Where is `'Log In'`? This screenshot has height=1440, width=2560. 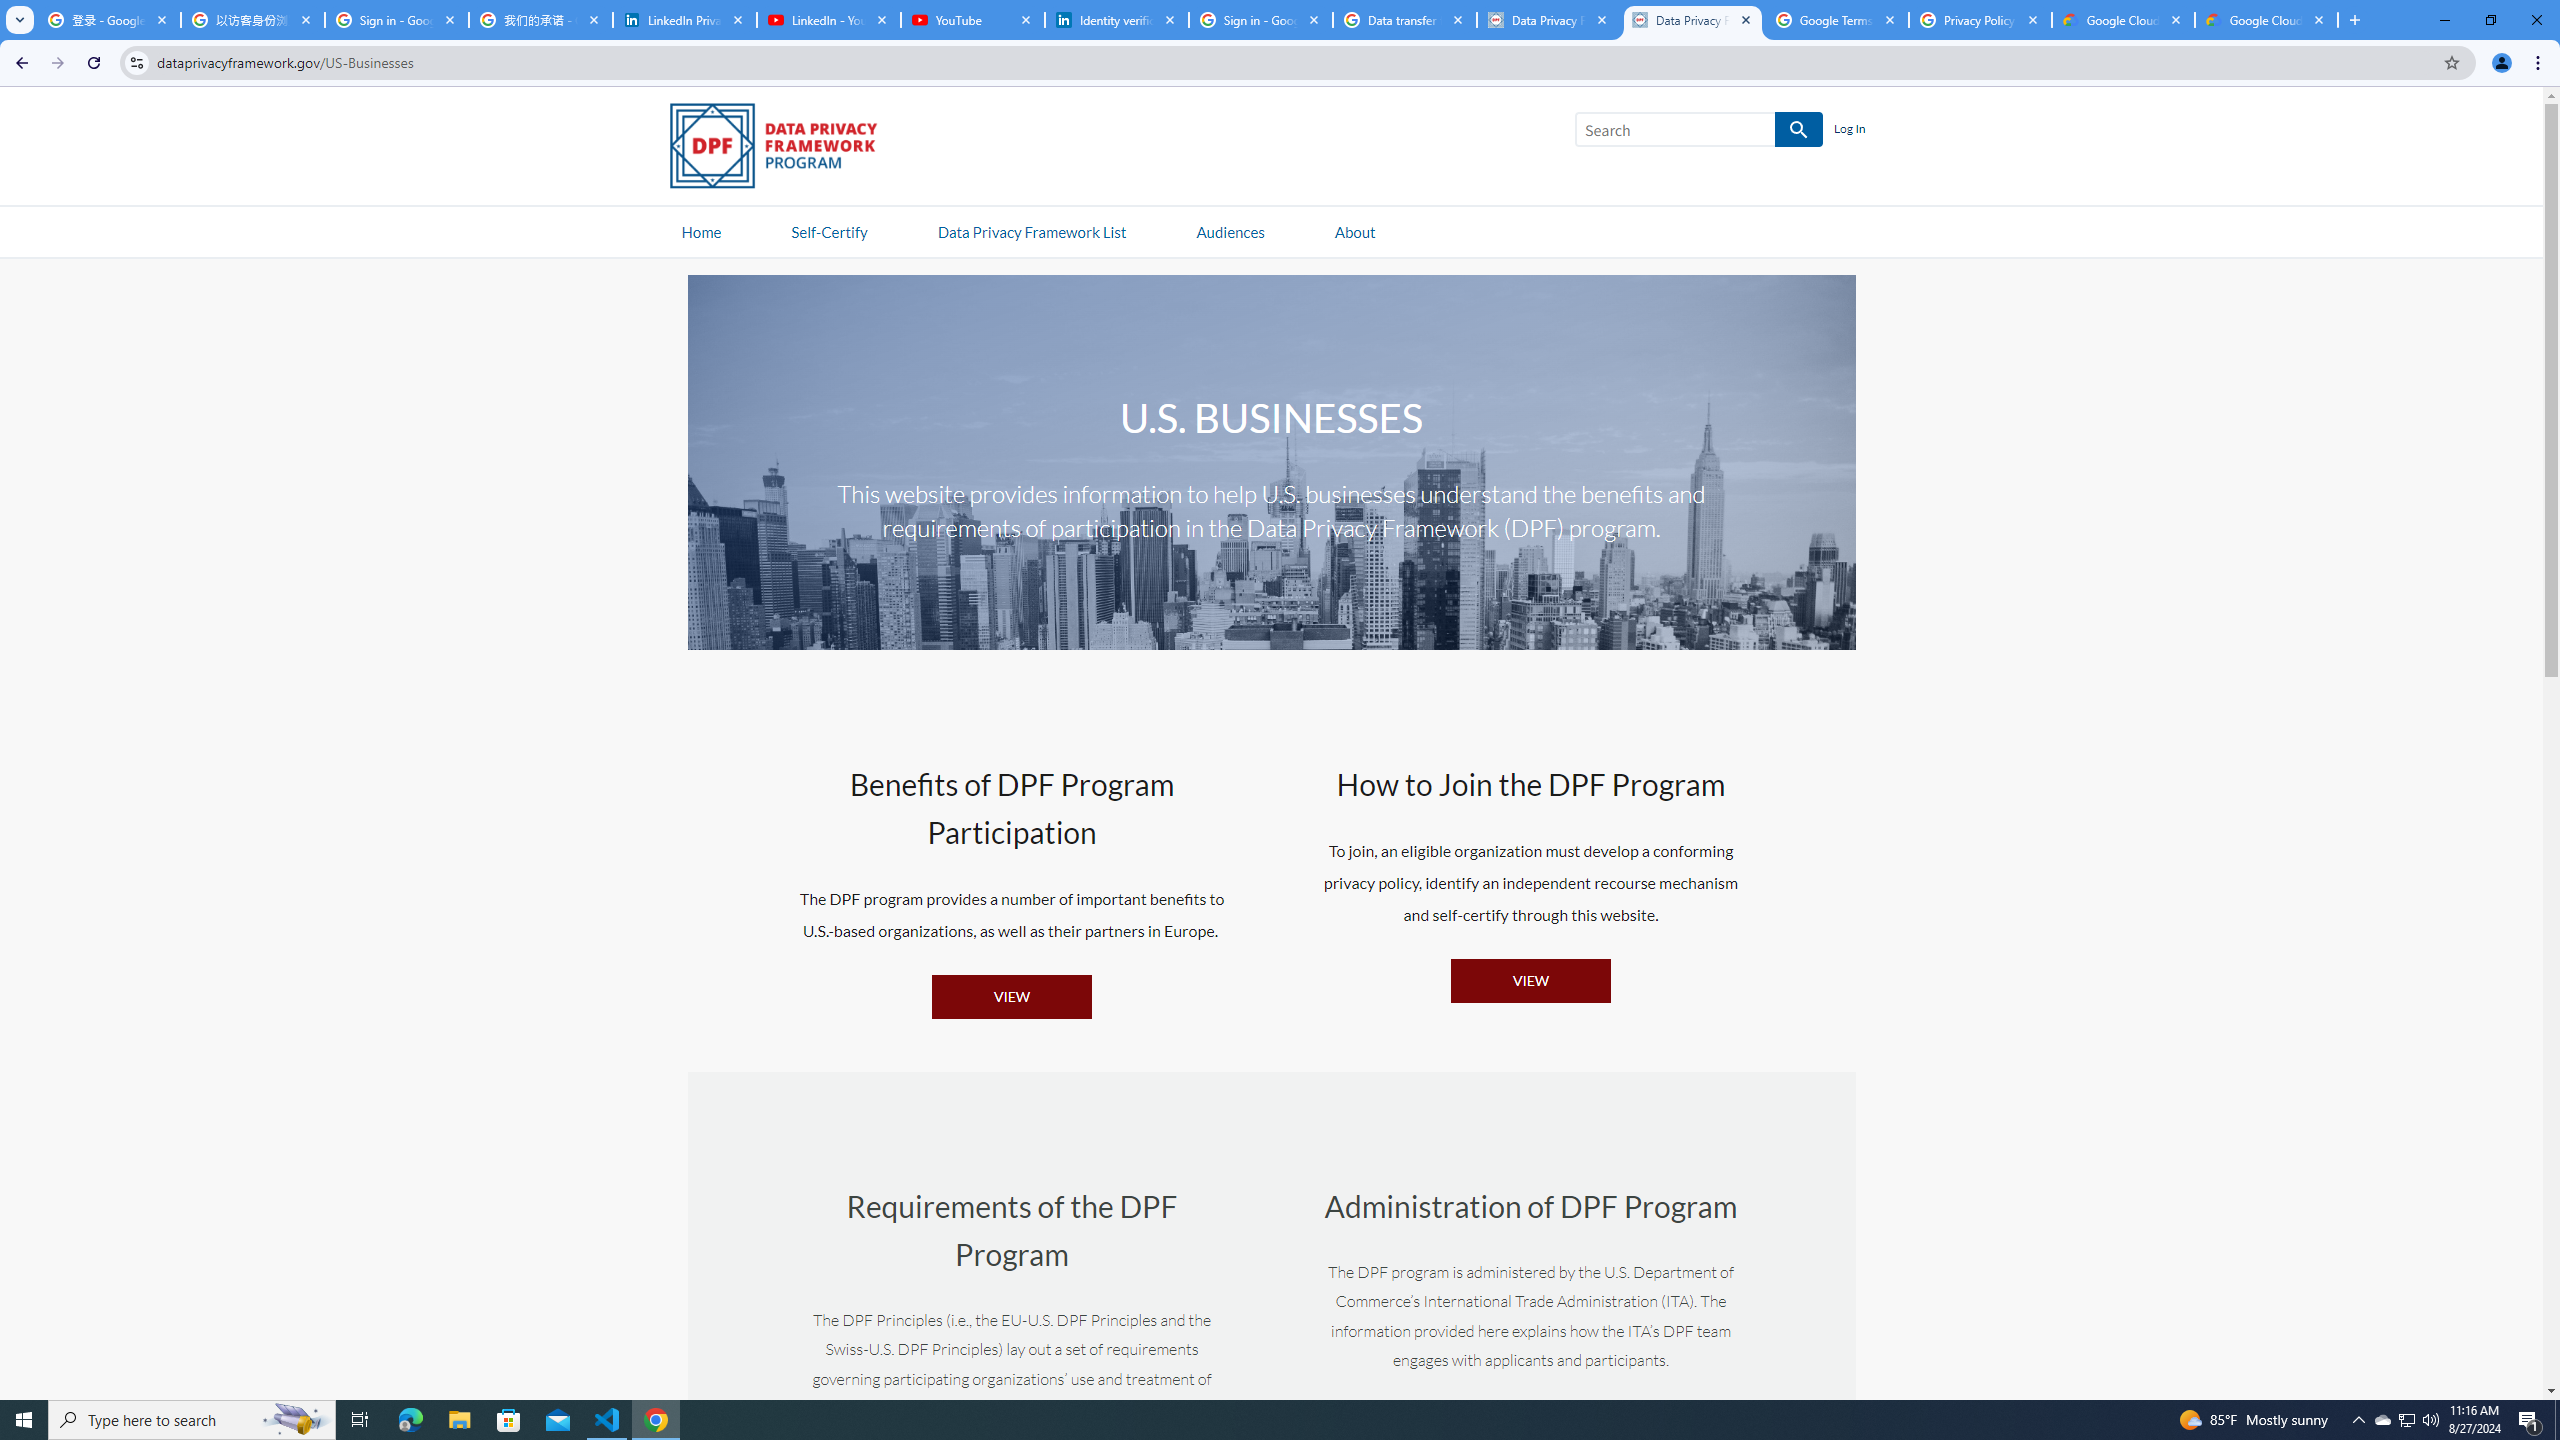 'Log In' is located at coordinates (1848, 129).